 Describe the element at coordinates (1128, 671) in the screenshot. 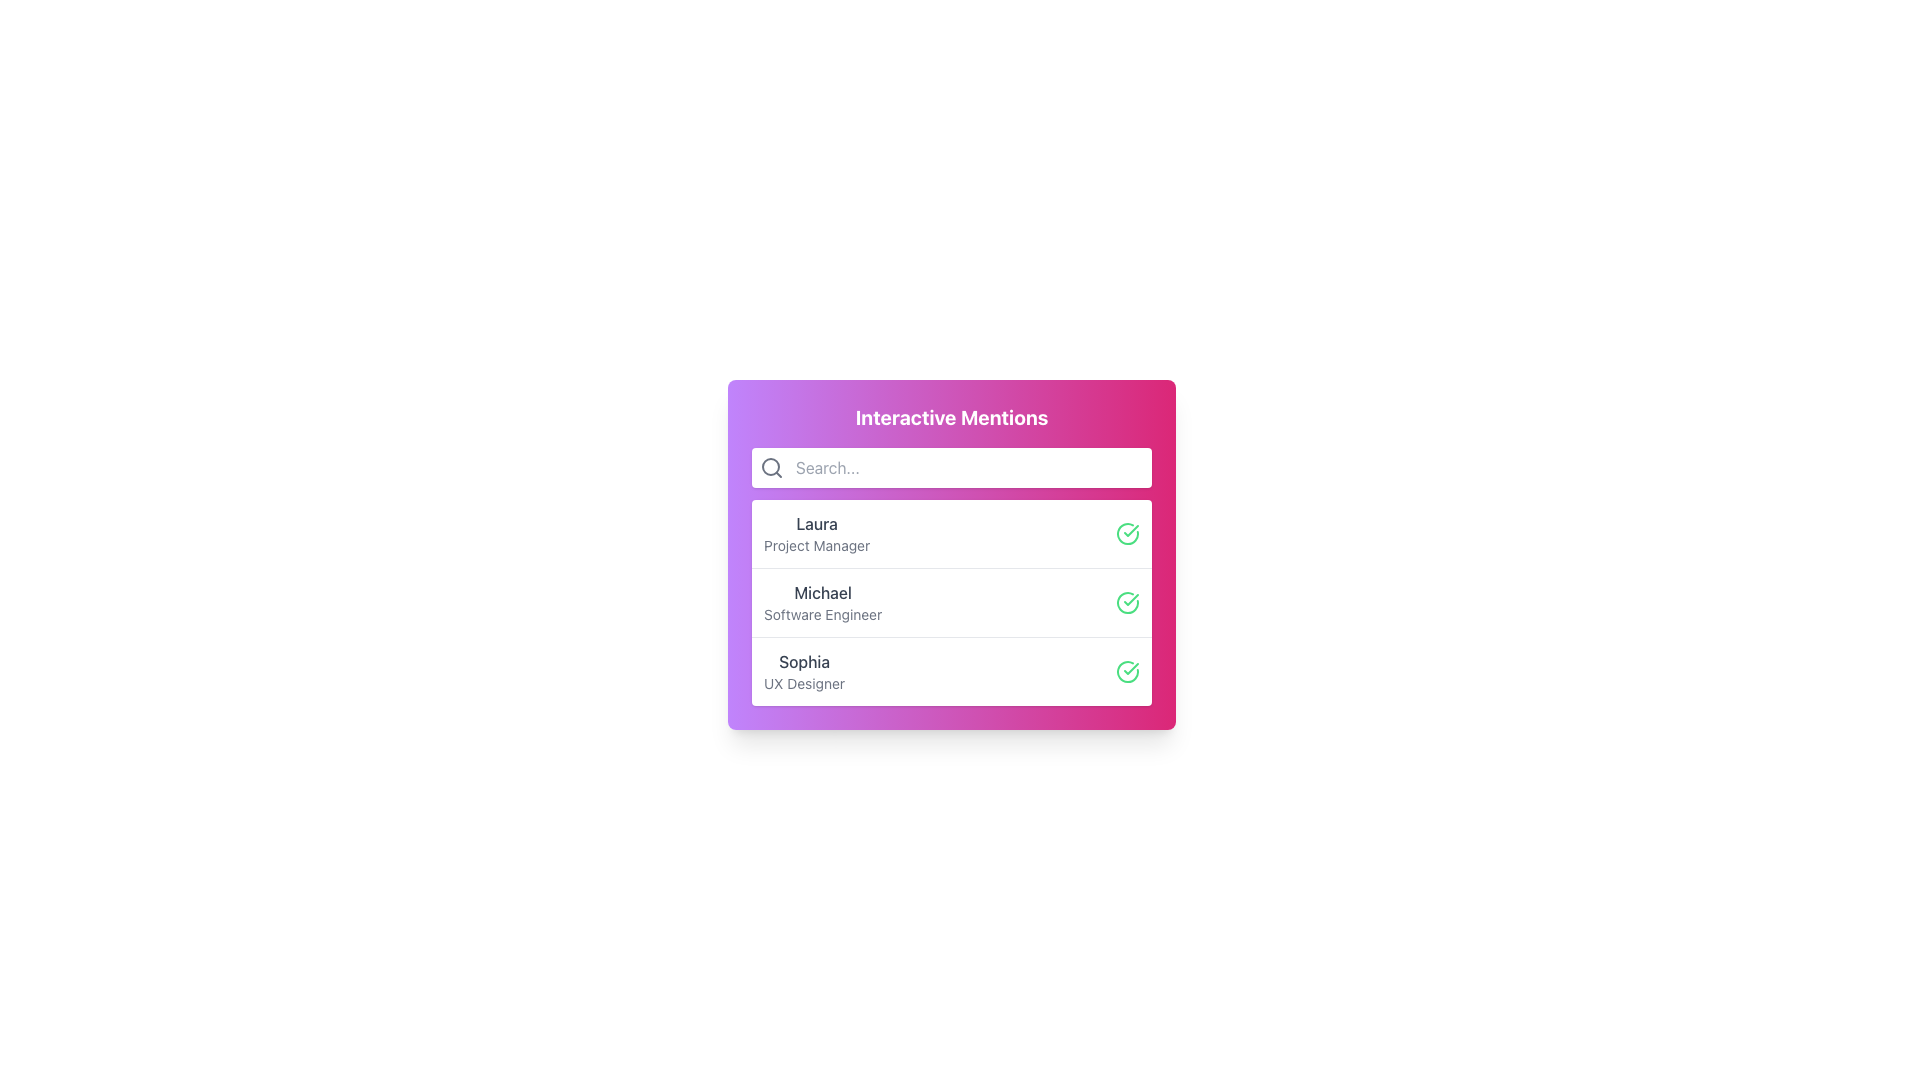

I see `the green circular checkmark icon located at the rightmost position in the row labeled 'Sophia UX Designer', which indicates a status such as completion or approval` at that location.